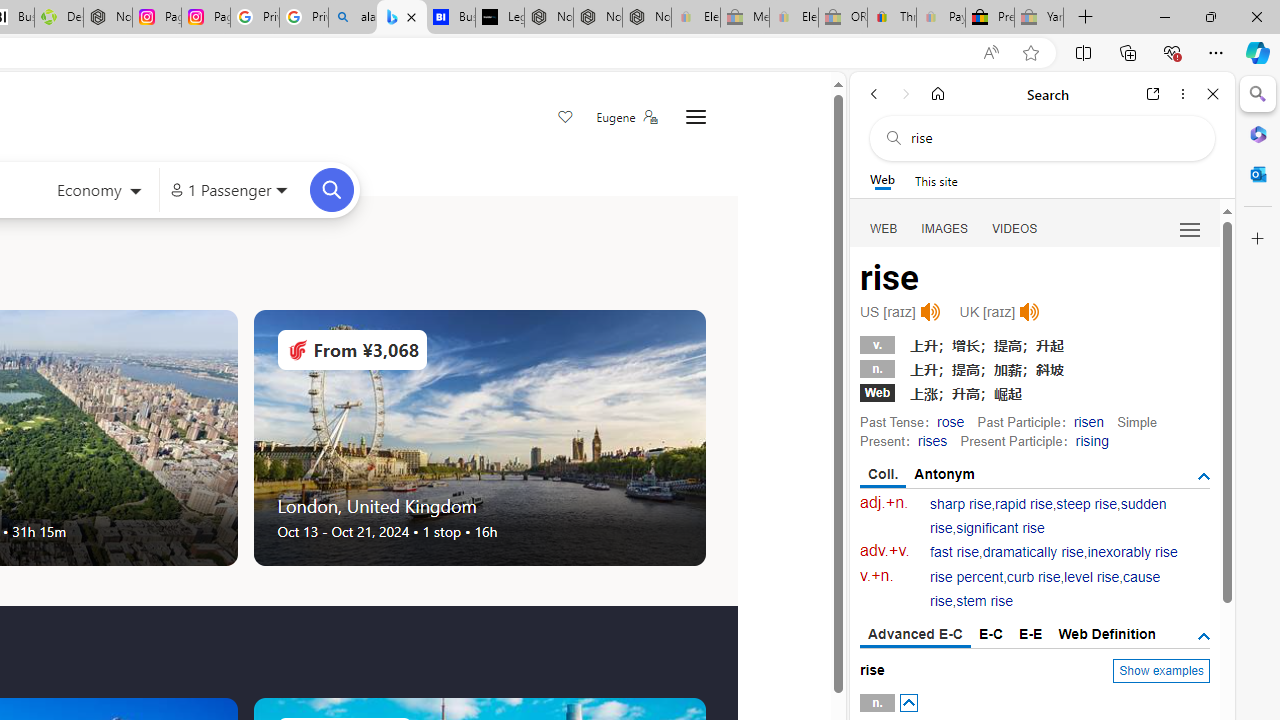  What do you see at coordinates (1090, 440) in the screenshot?
I see `'rising'` at bounding box center [1090, 440].